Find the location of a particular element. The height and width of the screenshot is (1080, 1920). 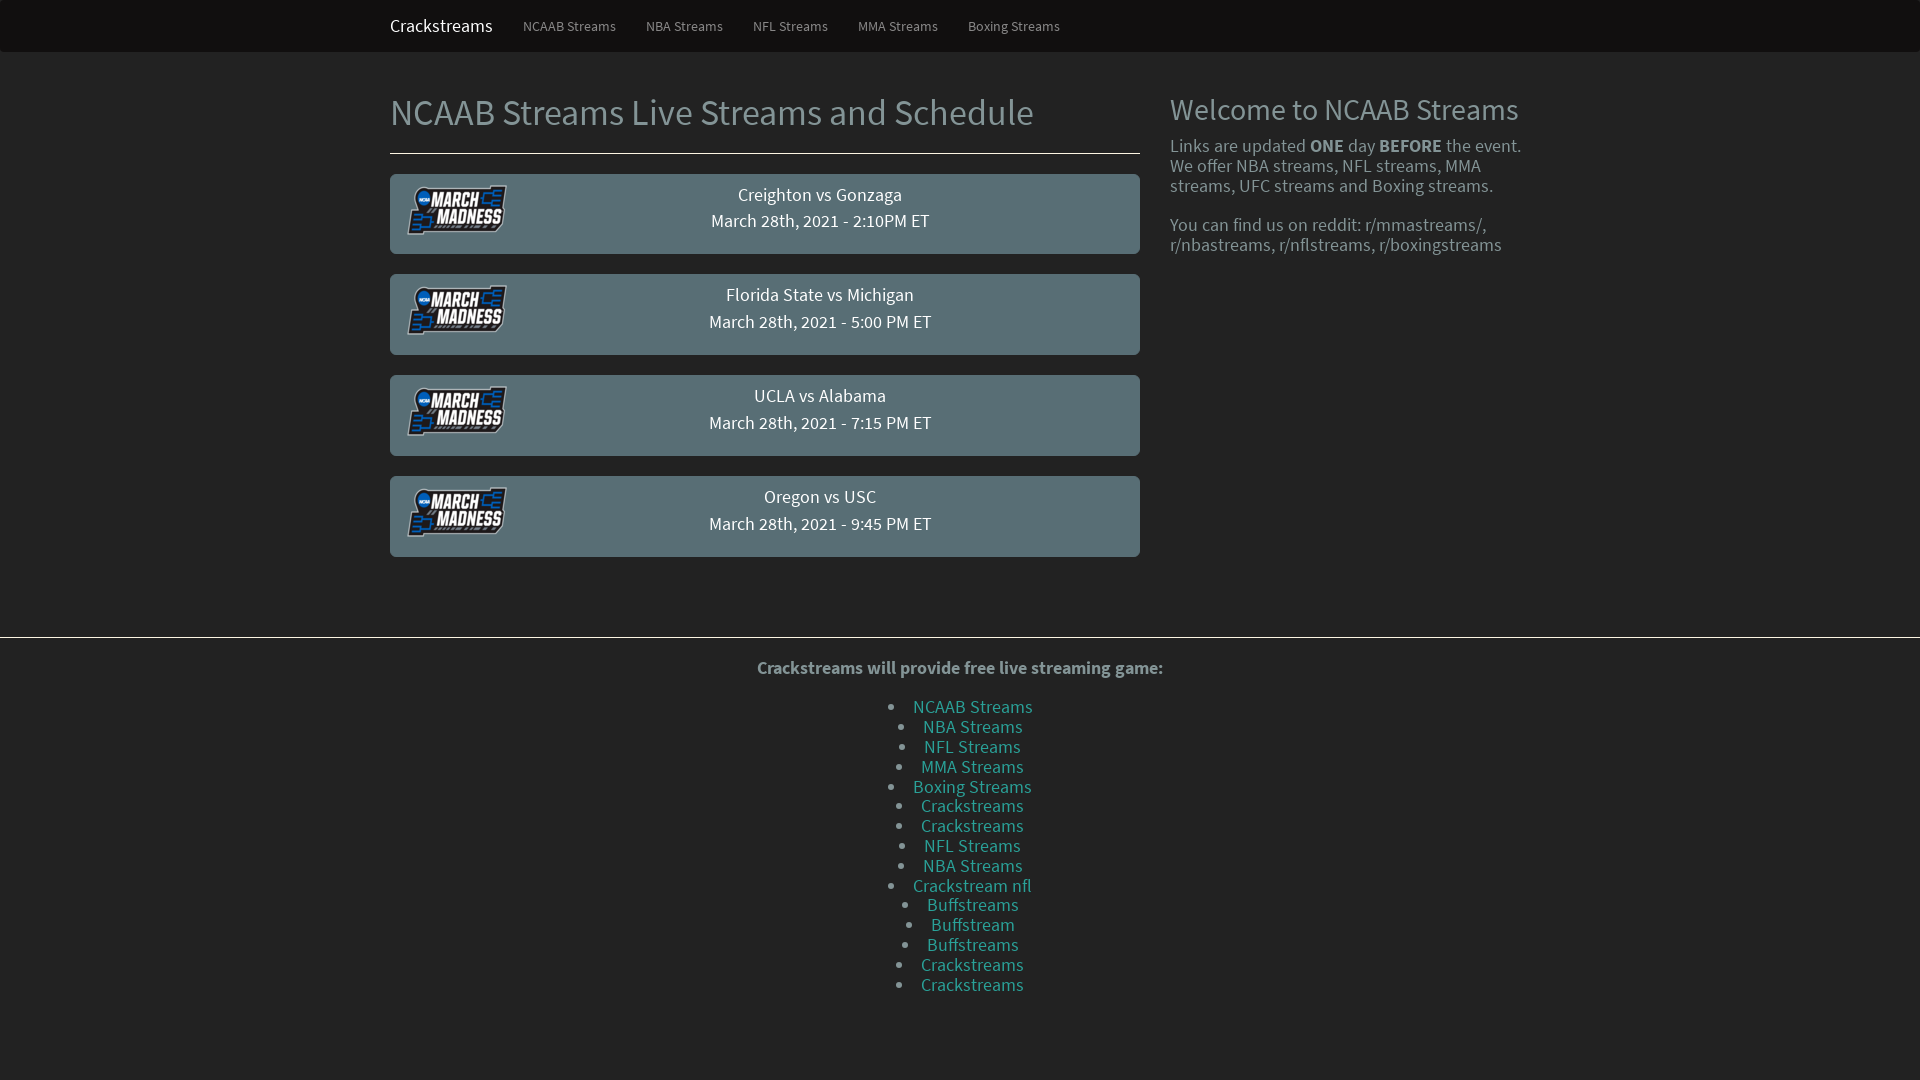

'NCAAB Streams' is located at coordinates (455, 410).